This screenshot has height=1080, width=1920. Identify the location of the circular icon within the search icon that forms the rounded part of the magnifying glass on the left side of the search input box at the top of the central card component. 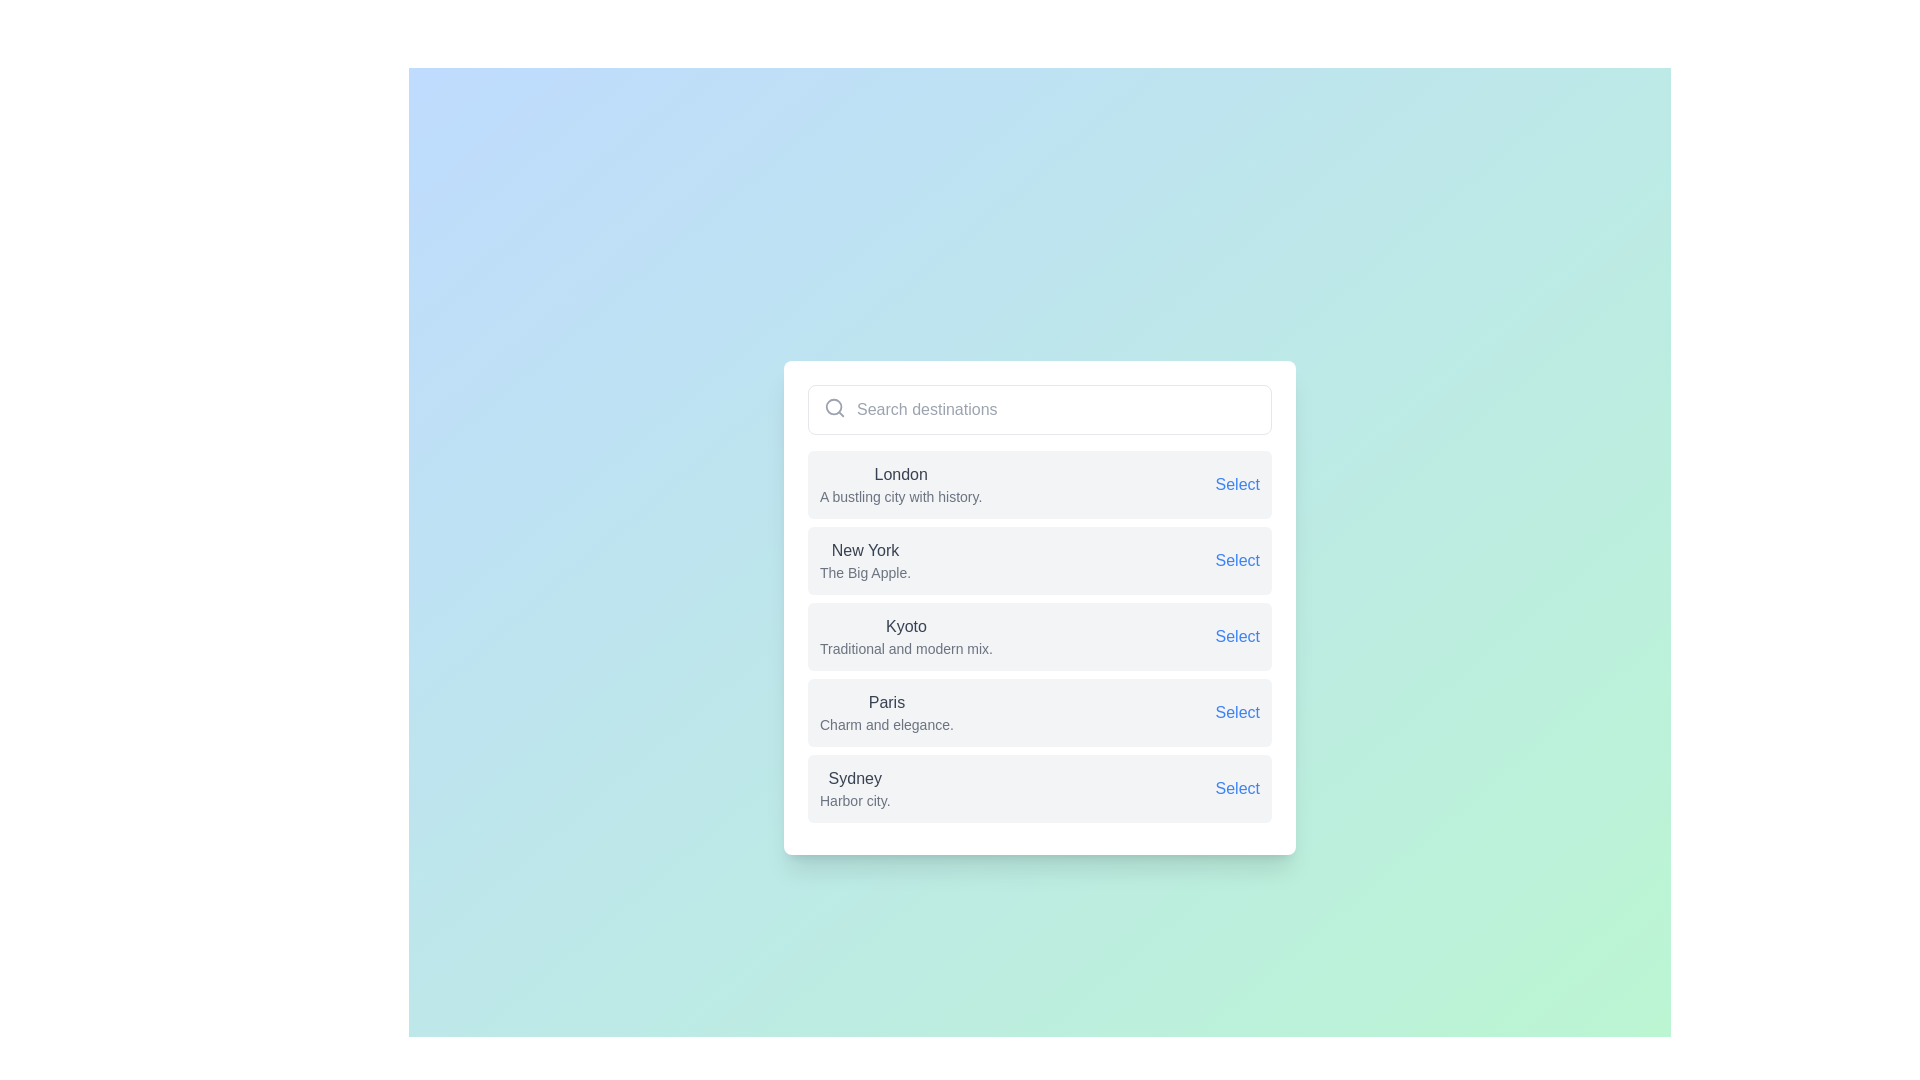
(834, 406).